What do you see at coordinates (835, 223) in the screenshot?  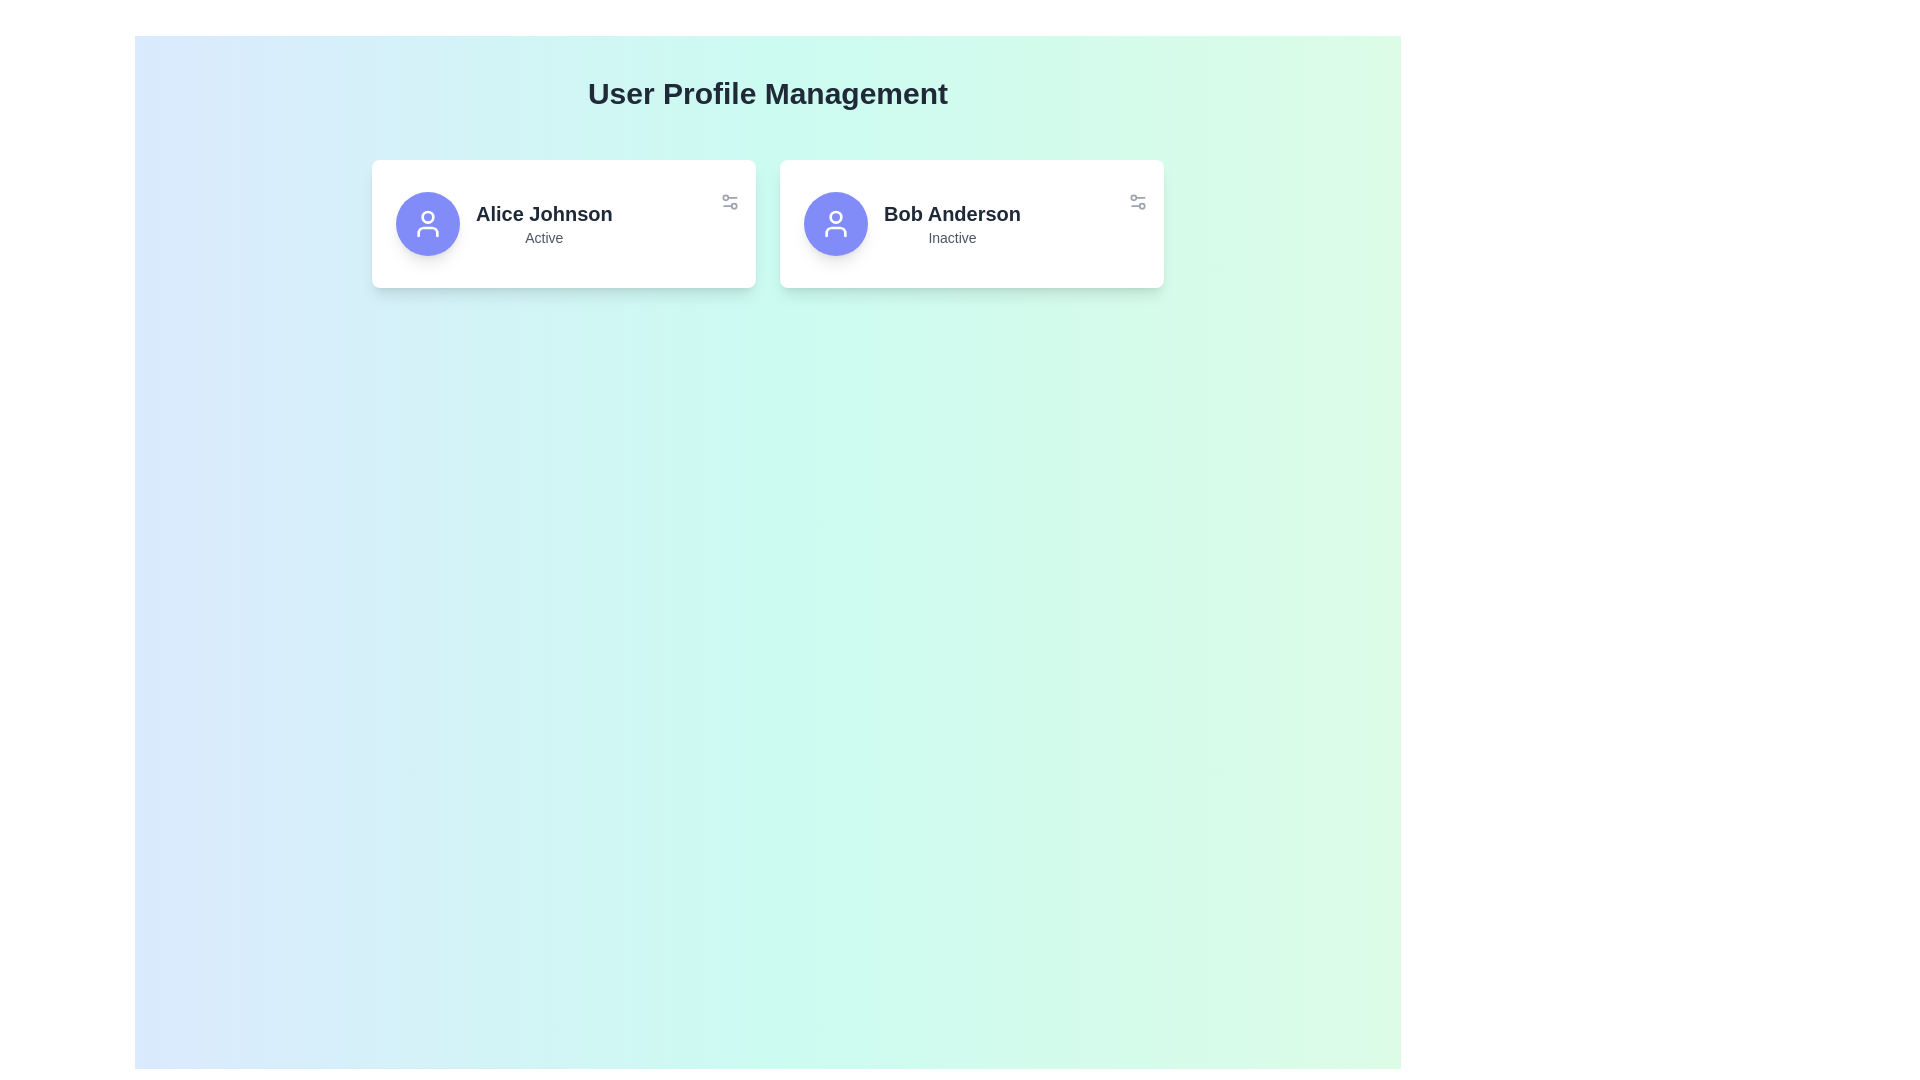 I see `the circular icon with a lavender background and white user silhouette, located within the card displaying 'Bob Anderson' and 'Inactive'` at bounding box center [835, 223].